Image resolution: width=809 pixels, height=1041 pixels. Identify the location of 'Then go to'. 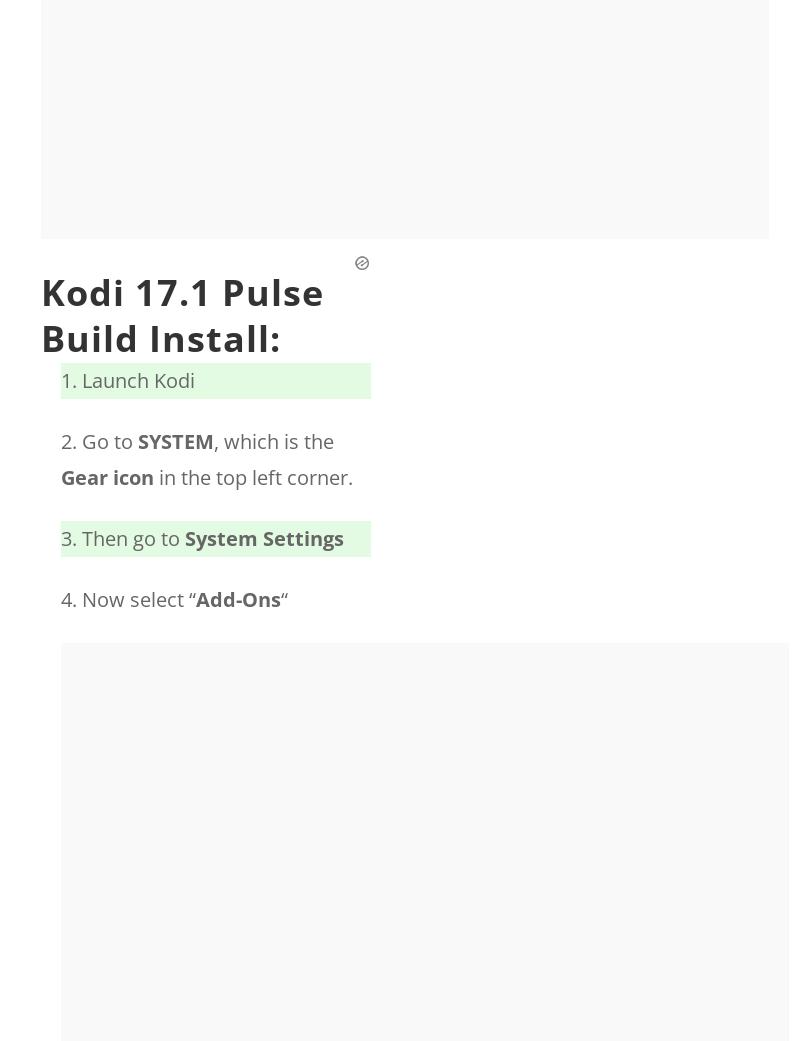
(133, 538).